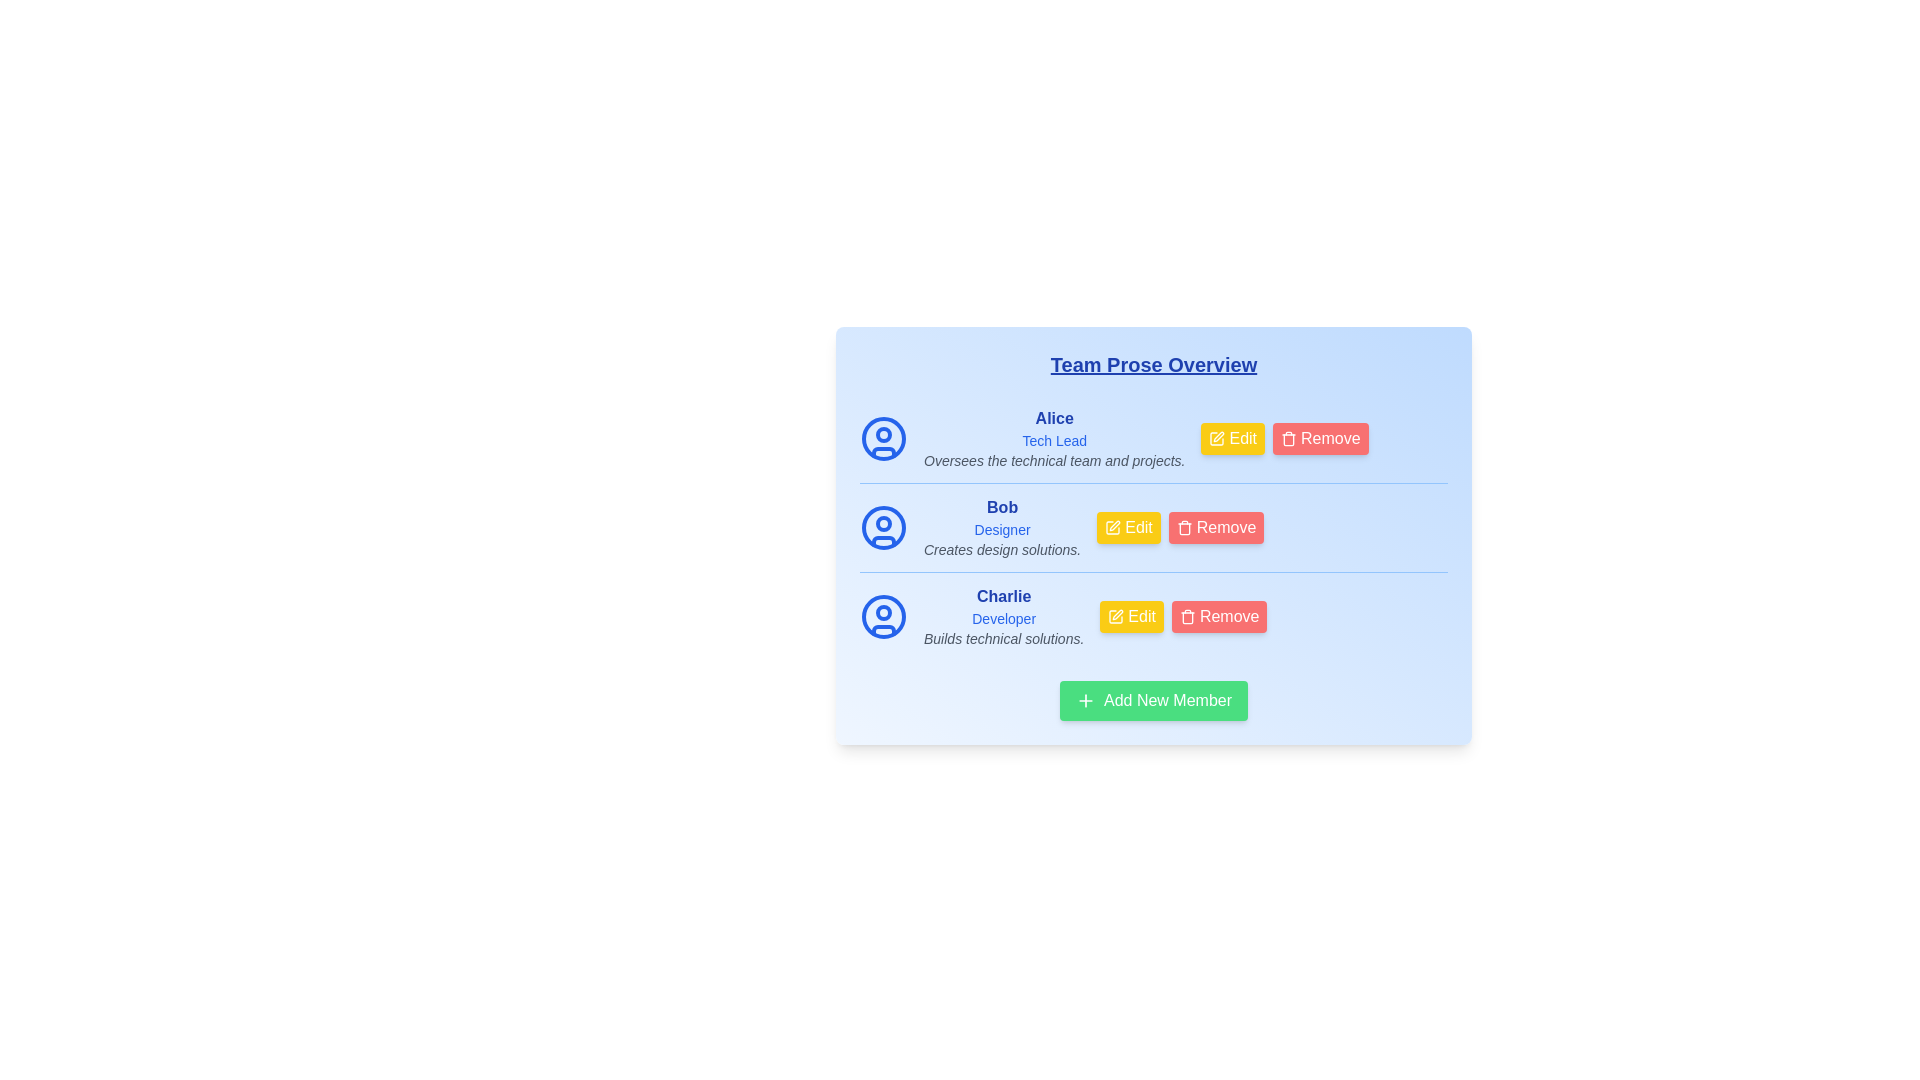 The image size is (1920, 1080). I want to click on the yellow button labeled 'Edit' for the user Bob, so click(1137, 527).